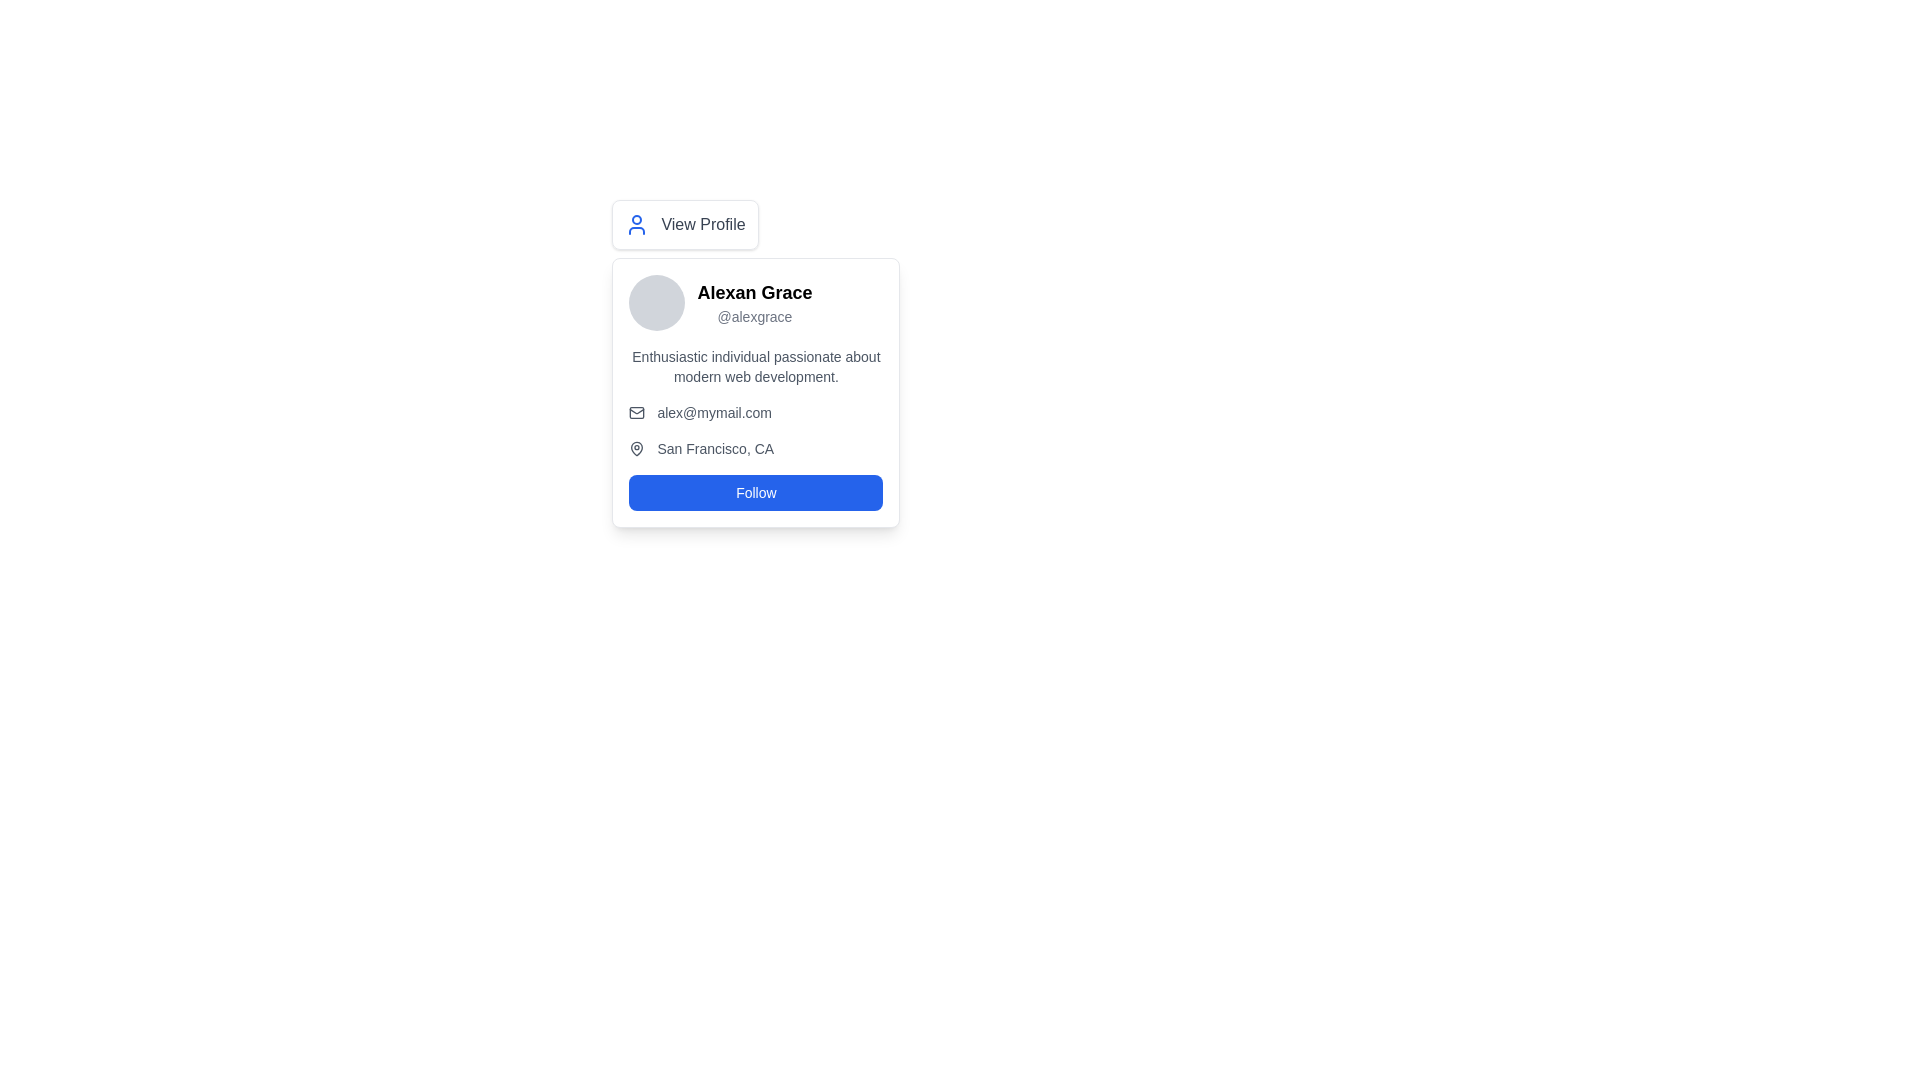 The width and height of the screenshot is (1920, 1080). What do you see at coordinates (685, 224) in the screenshot?
I see `the 'View Profile' button, which features a user profile icon with a blue outline and medium gray text` at bounding box center [685, 224].